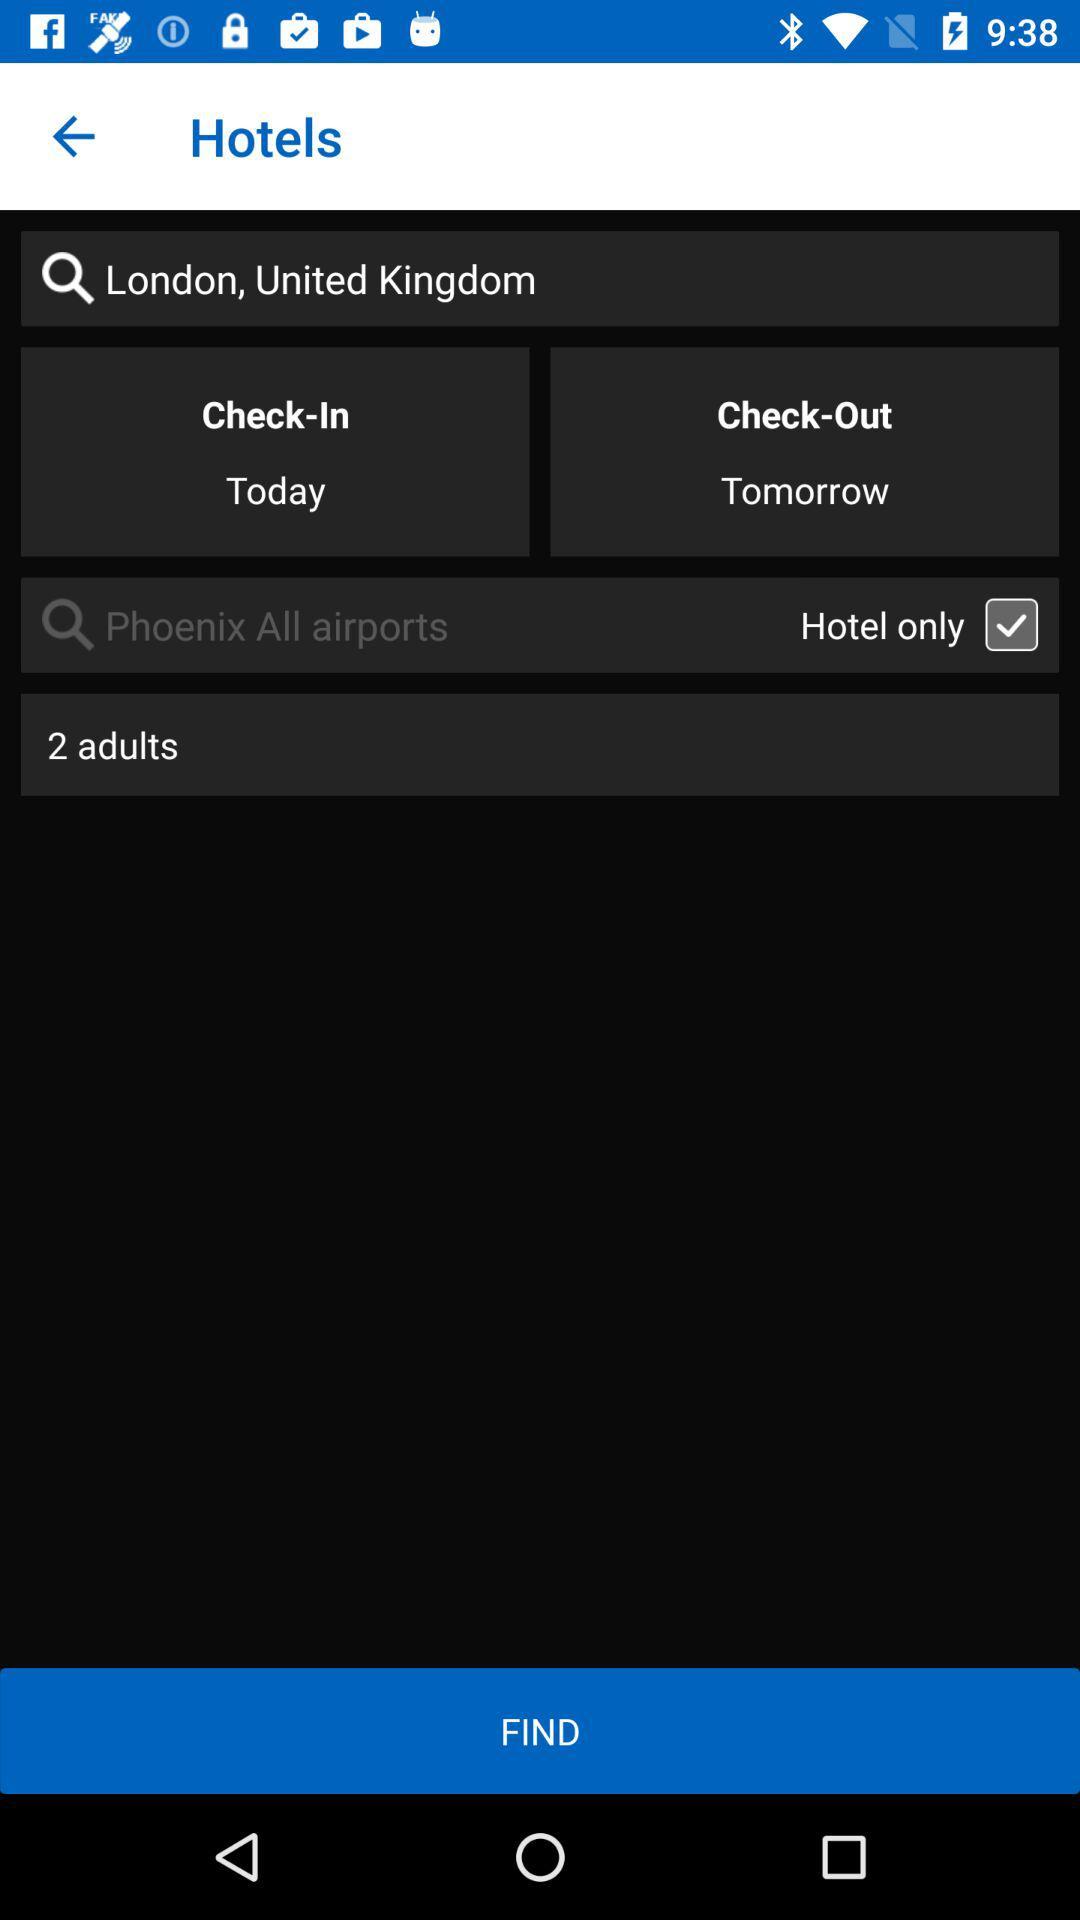 Image resolution: width=1080 pixels, height=1920 pixels. What do you see at coordinates (1011, 623) in the screenshot?
I see `enable option` at bounding box center [1011, 623].